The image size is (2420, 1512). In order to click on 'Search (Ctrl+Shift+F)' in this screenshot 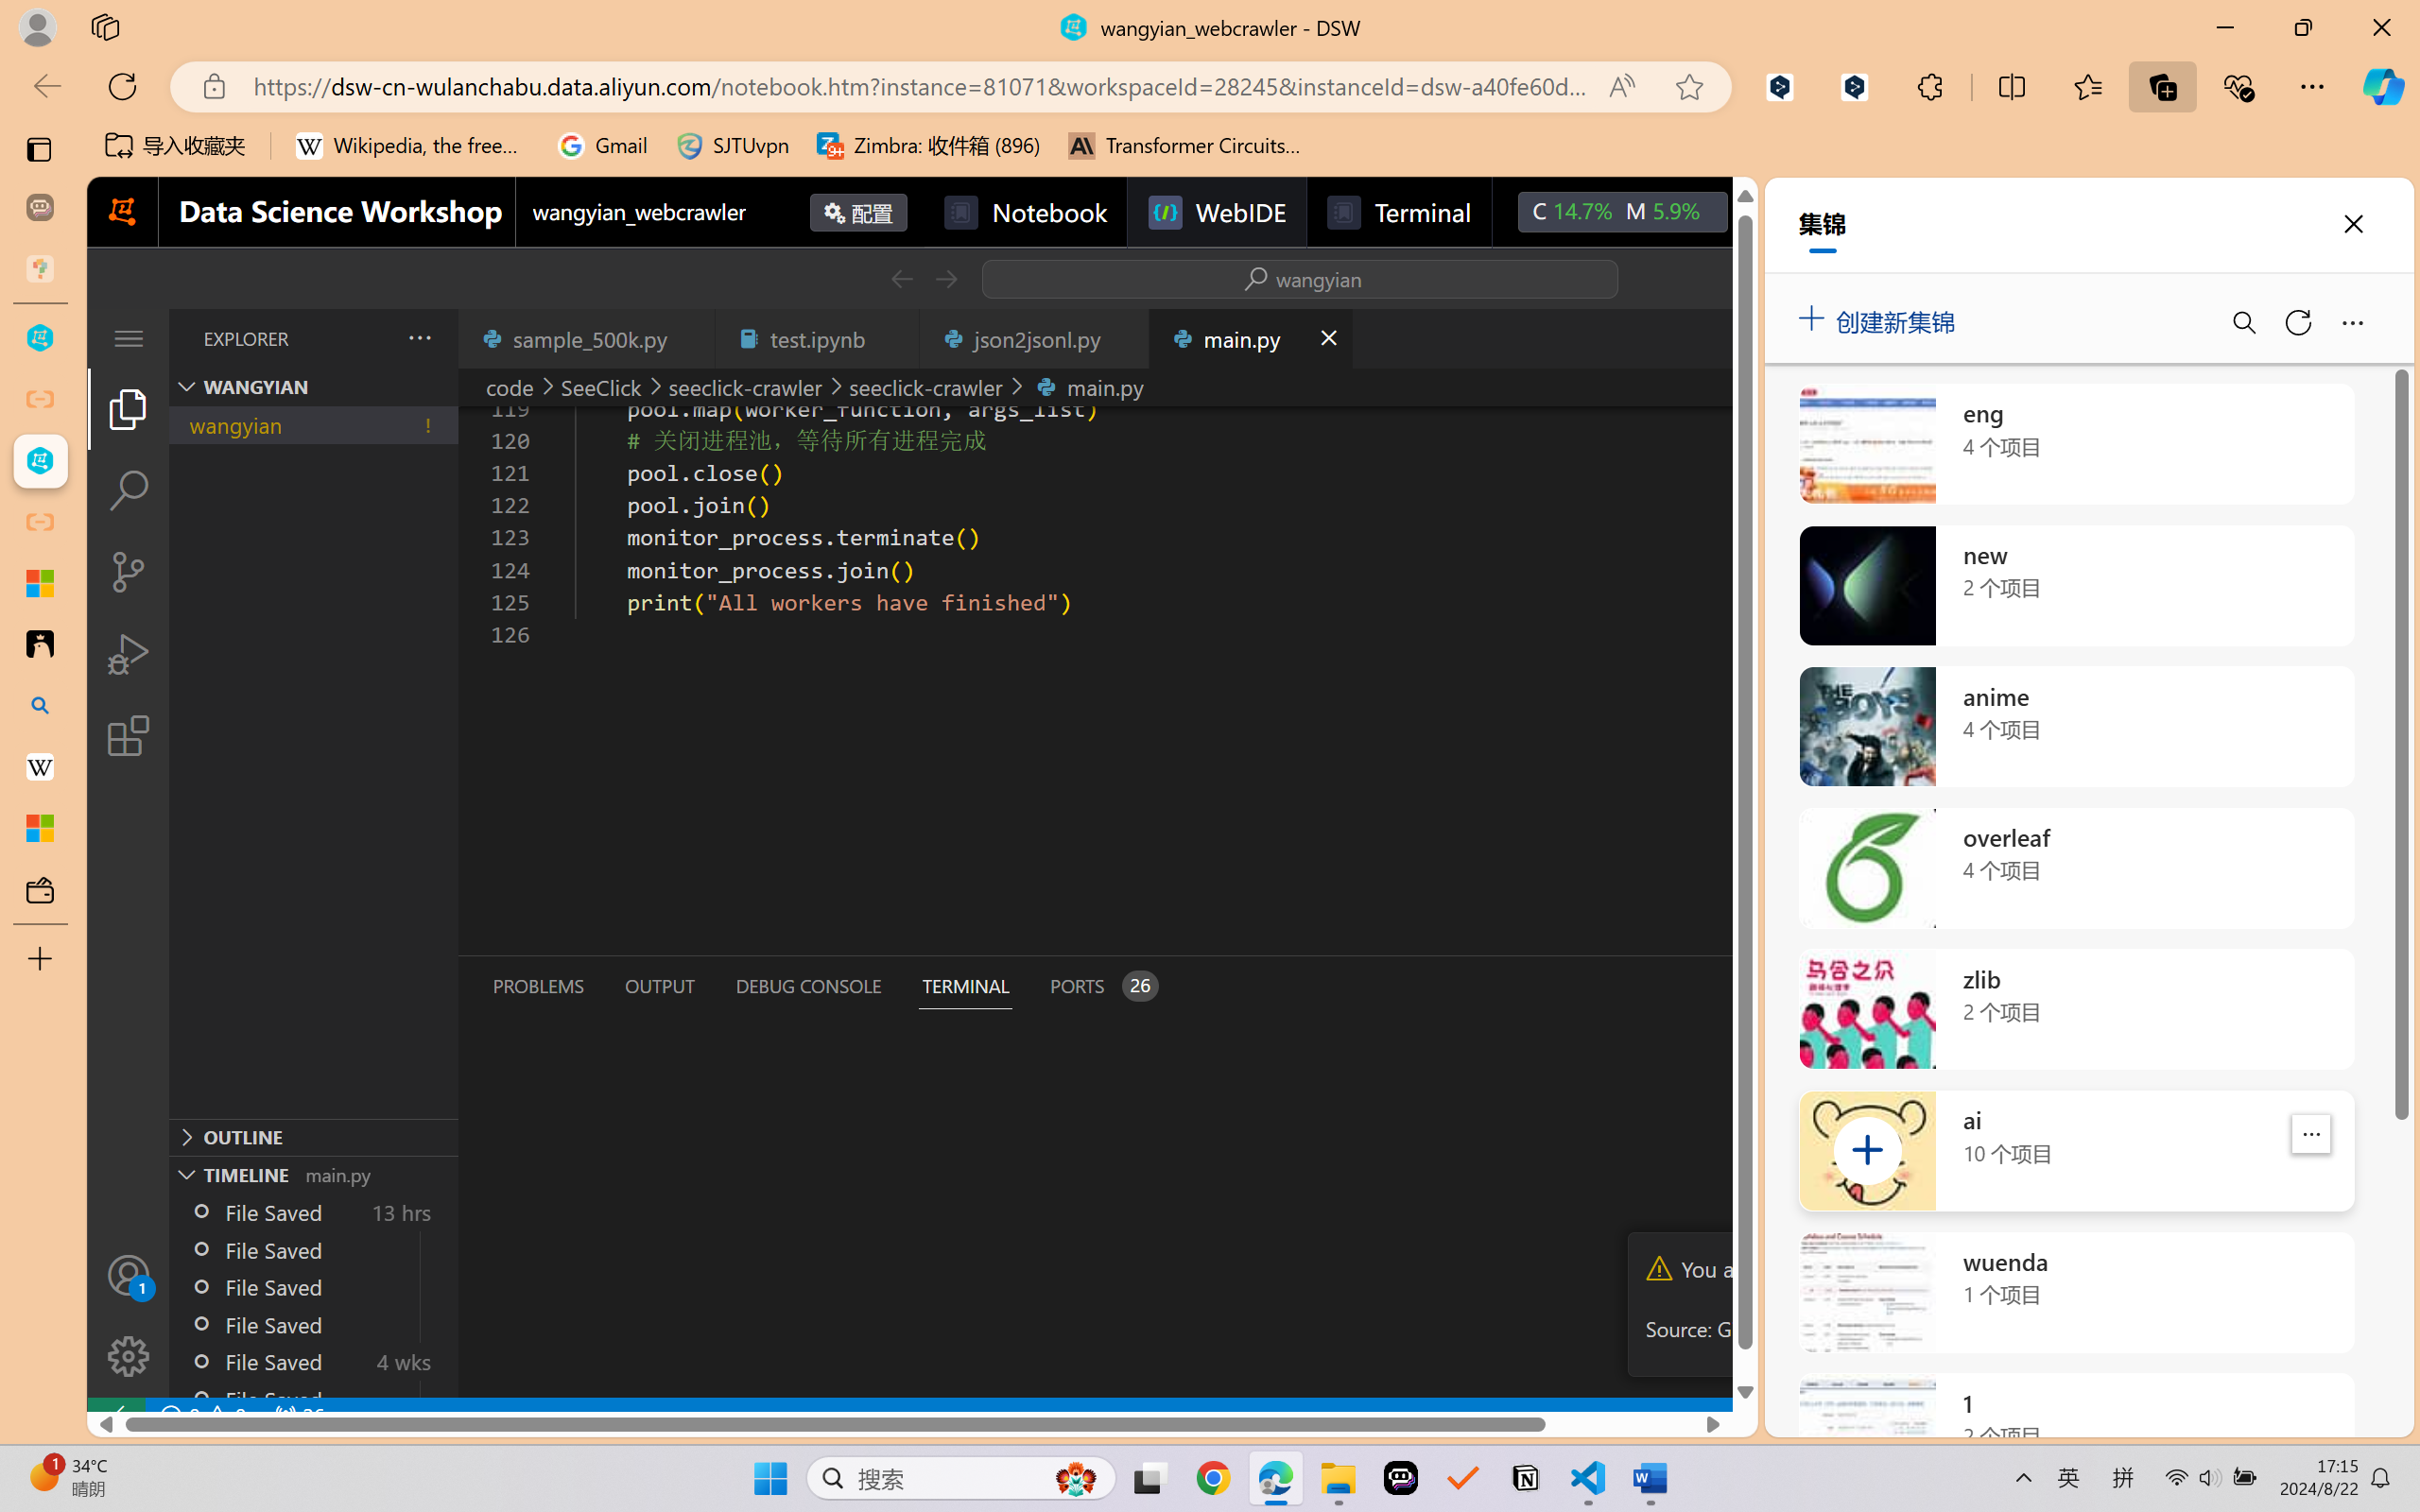, I will do `click(127, 490)`.